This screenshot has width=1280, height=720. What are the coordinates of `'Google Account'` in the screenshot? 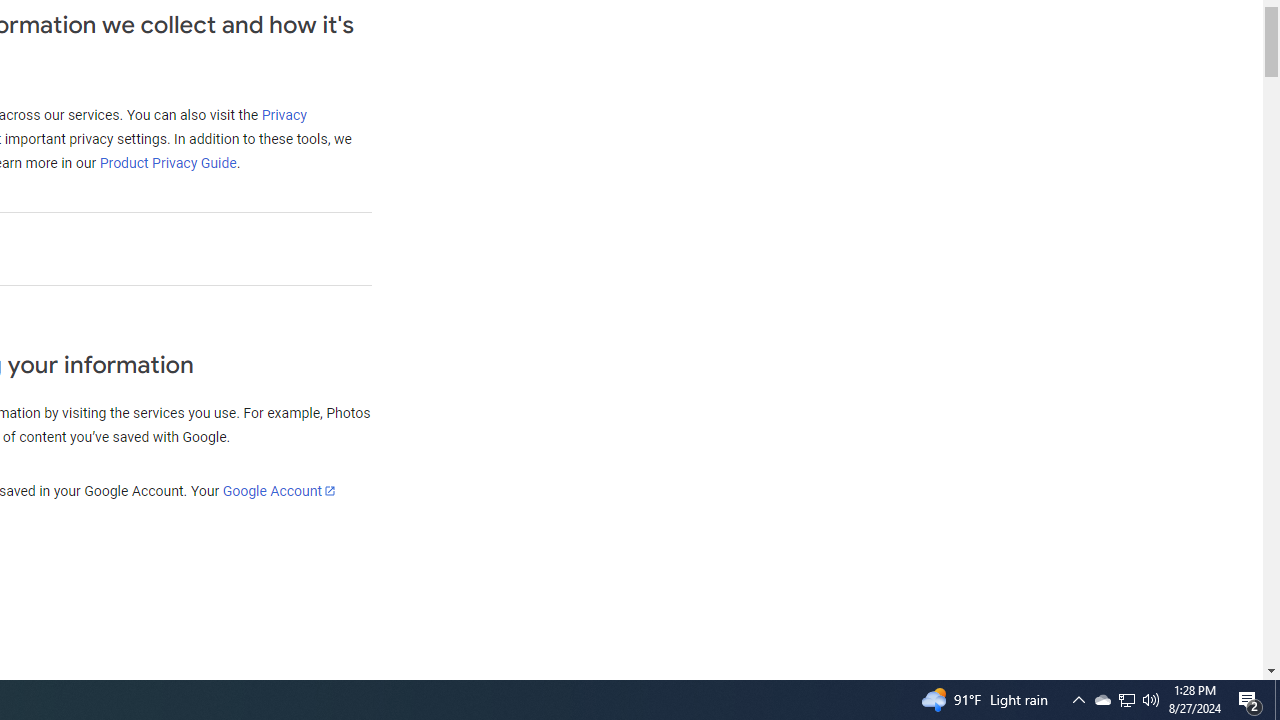 It's located at (278, 490).